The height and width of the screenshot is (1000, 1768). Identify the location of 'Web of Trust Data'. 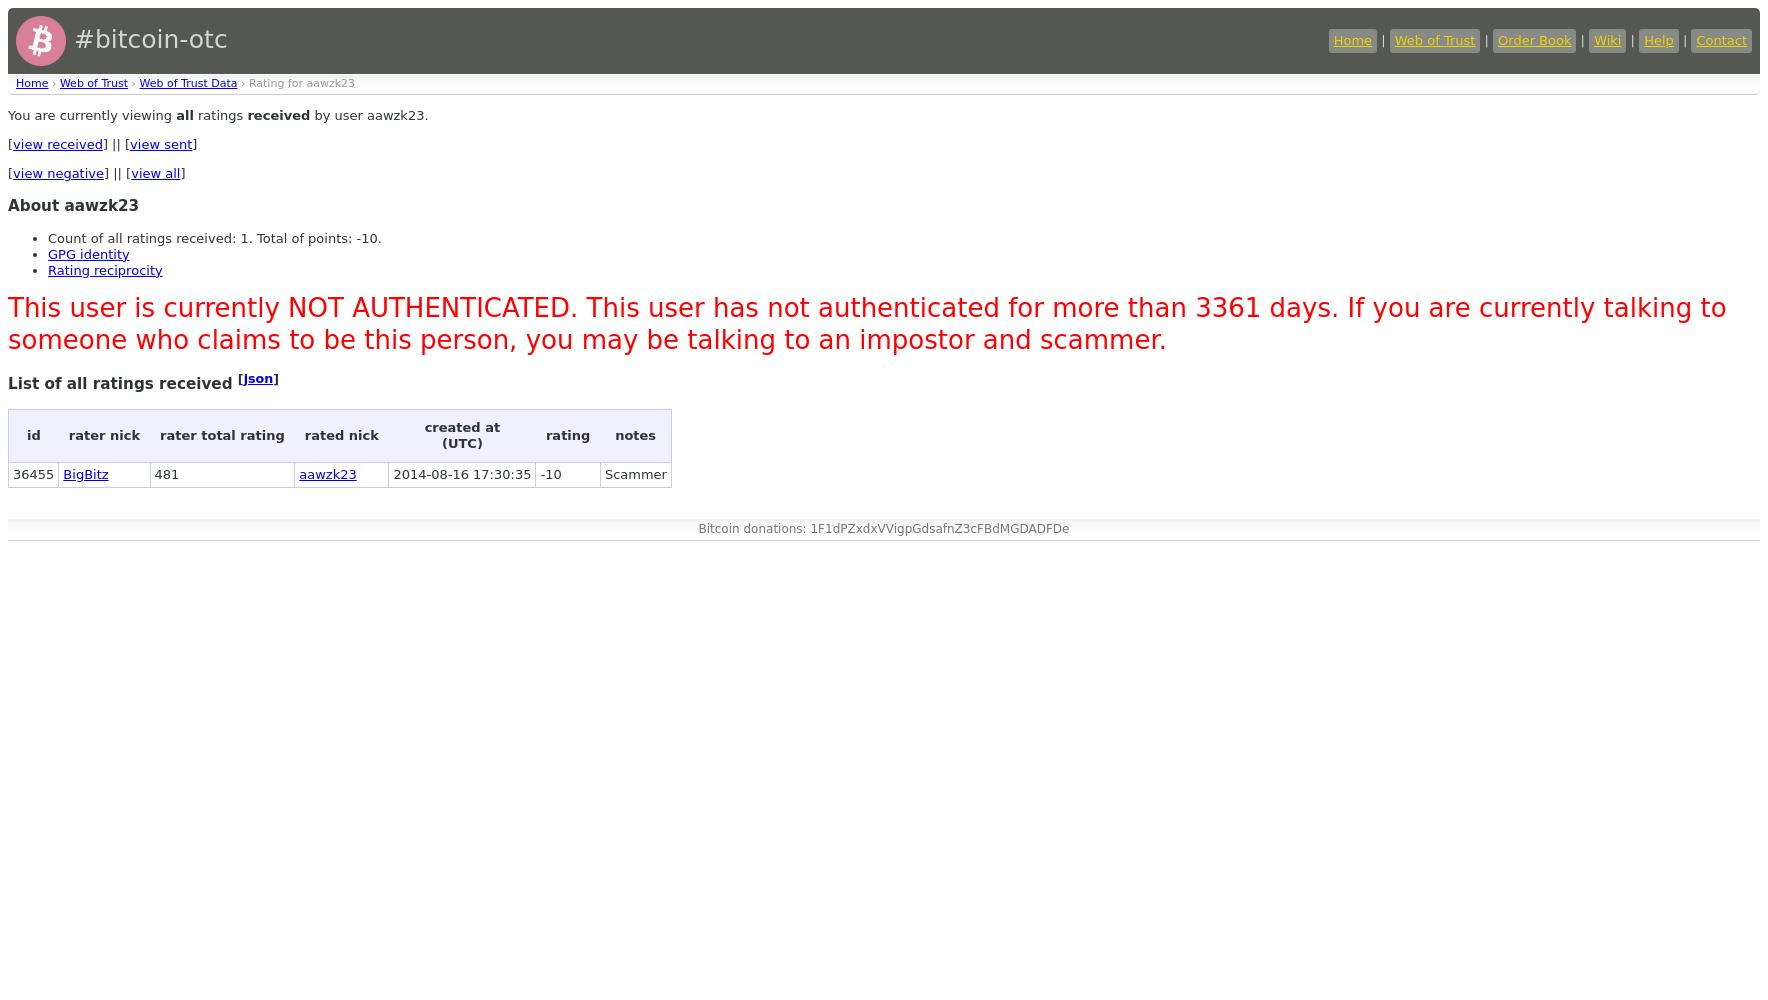
(186, 82).